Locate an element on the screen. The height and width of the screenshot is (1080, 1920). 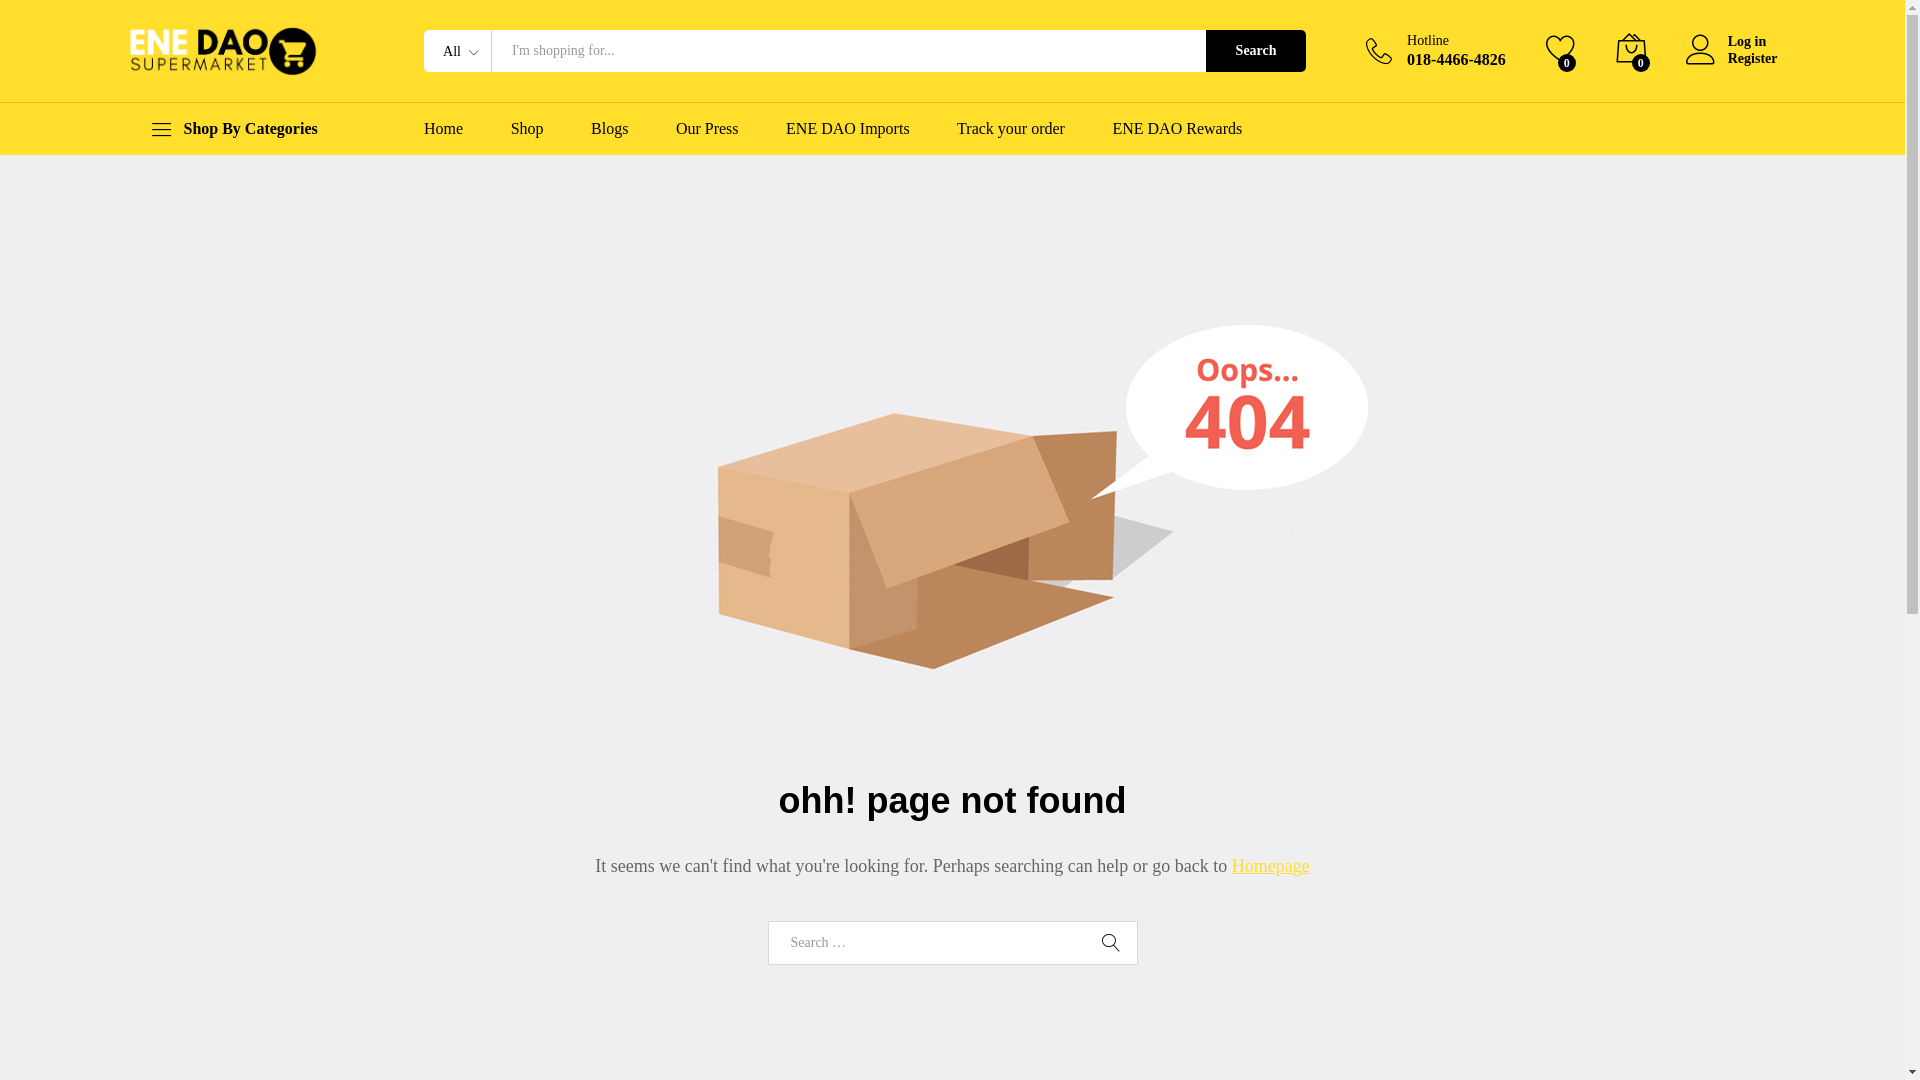
'Our Press' is located at coordinates (676, 128).